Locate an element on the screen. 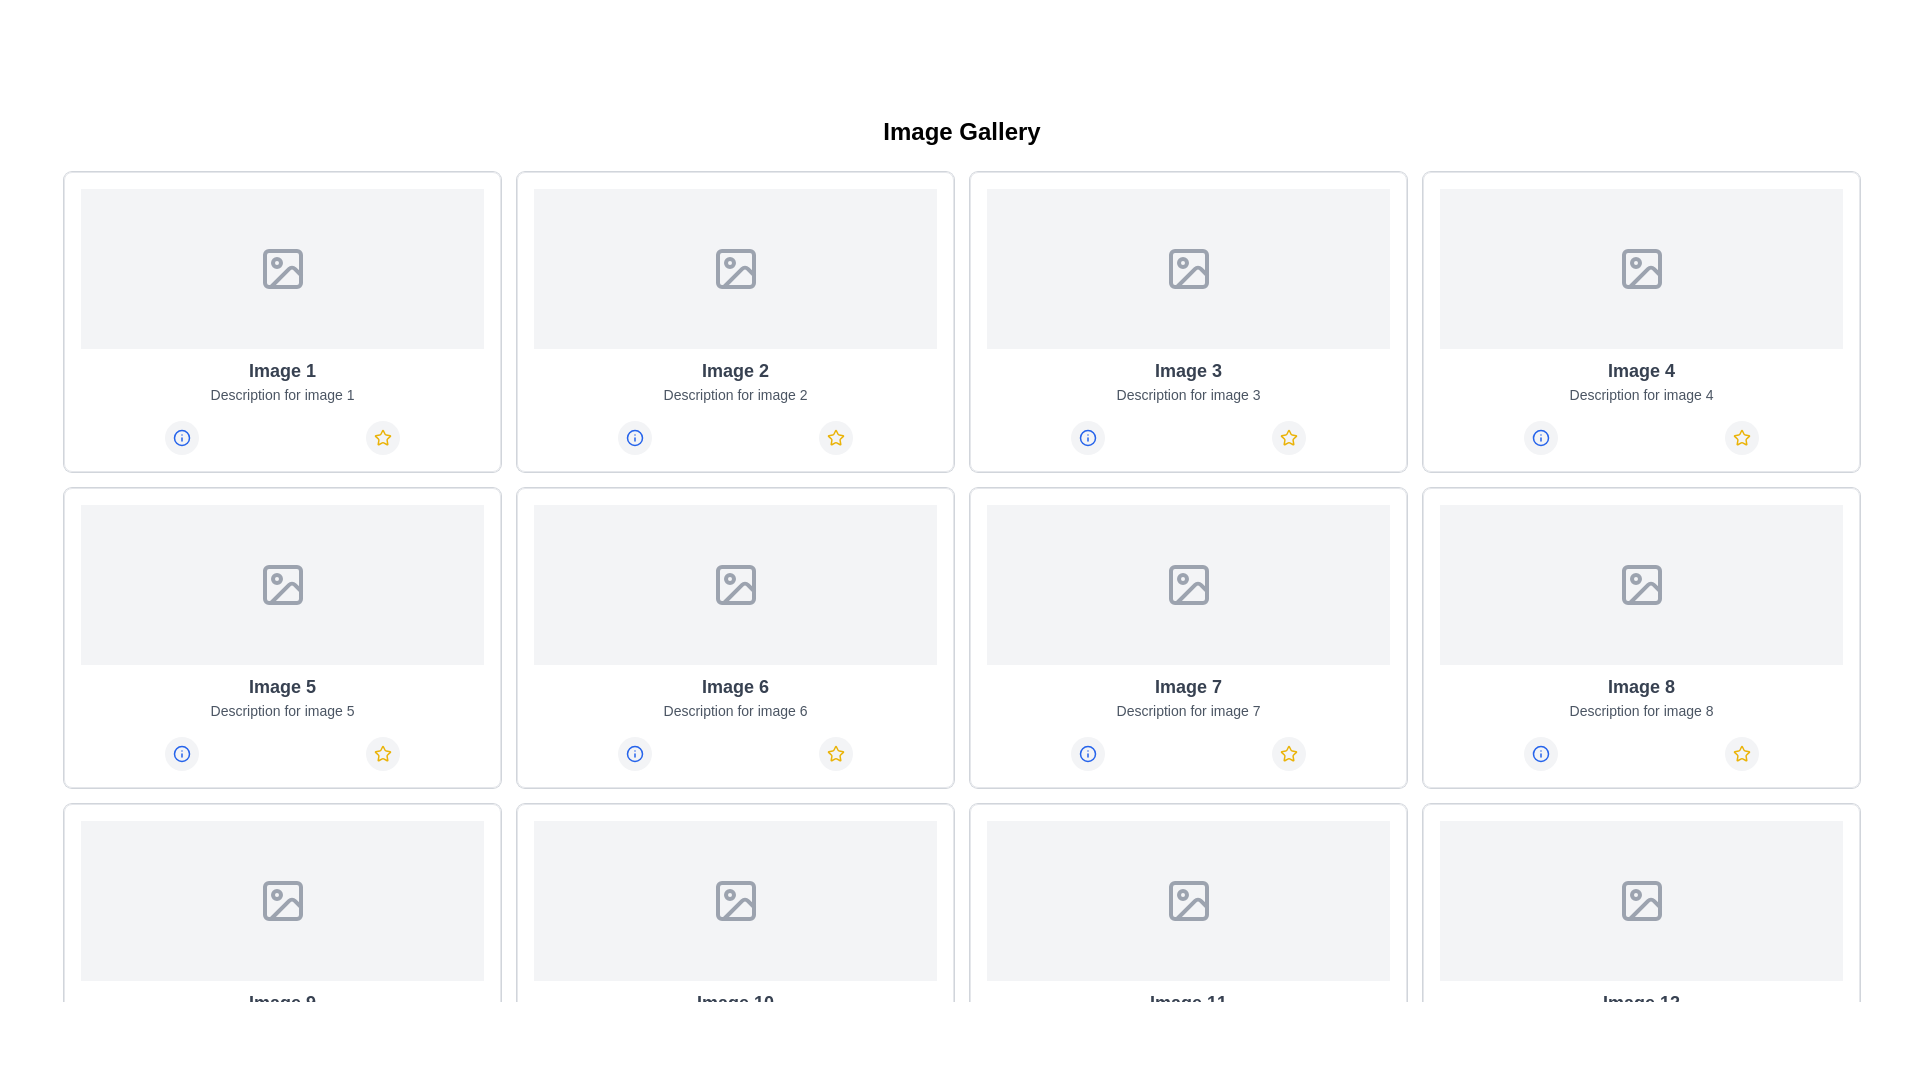 This screenshot has height=1080, width=1920. the text label that reads 'Image 3', which is centrally positioned within the third card of the image gallery layout is located at coordinates (1188, 370).